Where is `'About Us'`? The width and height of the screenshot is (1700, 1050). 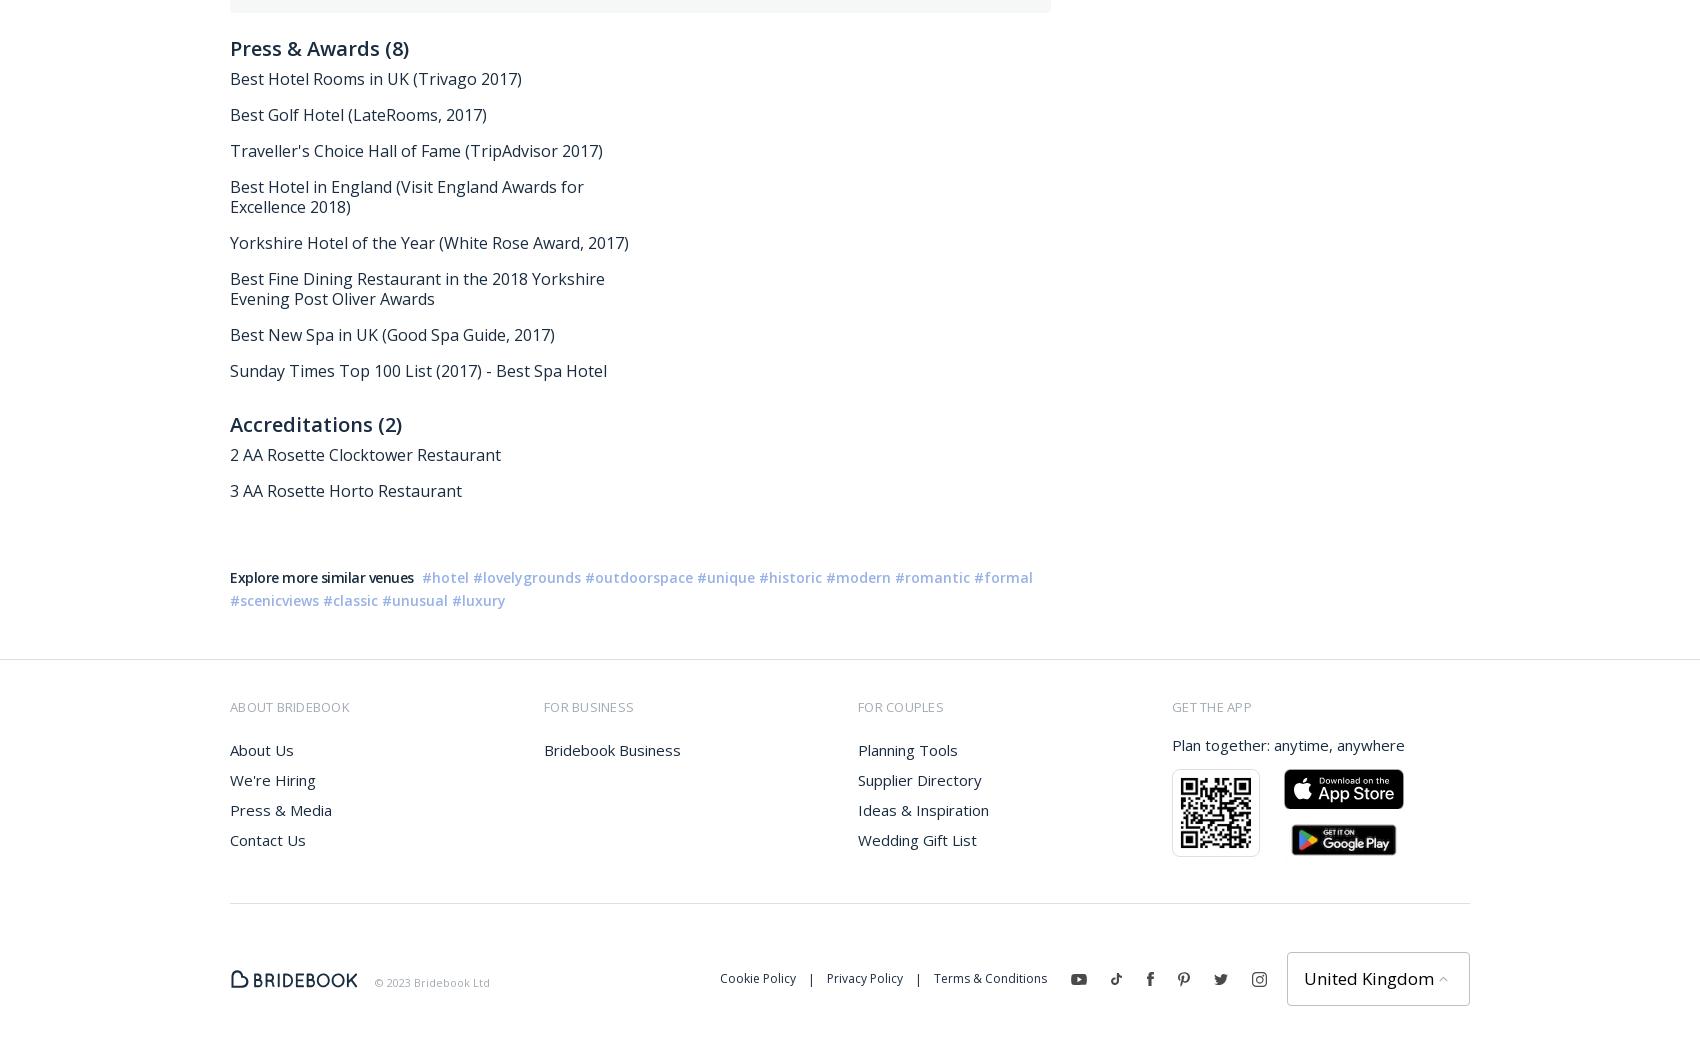 'About Us' is located at coordinates (261, 750).